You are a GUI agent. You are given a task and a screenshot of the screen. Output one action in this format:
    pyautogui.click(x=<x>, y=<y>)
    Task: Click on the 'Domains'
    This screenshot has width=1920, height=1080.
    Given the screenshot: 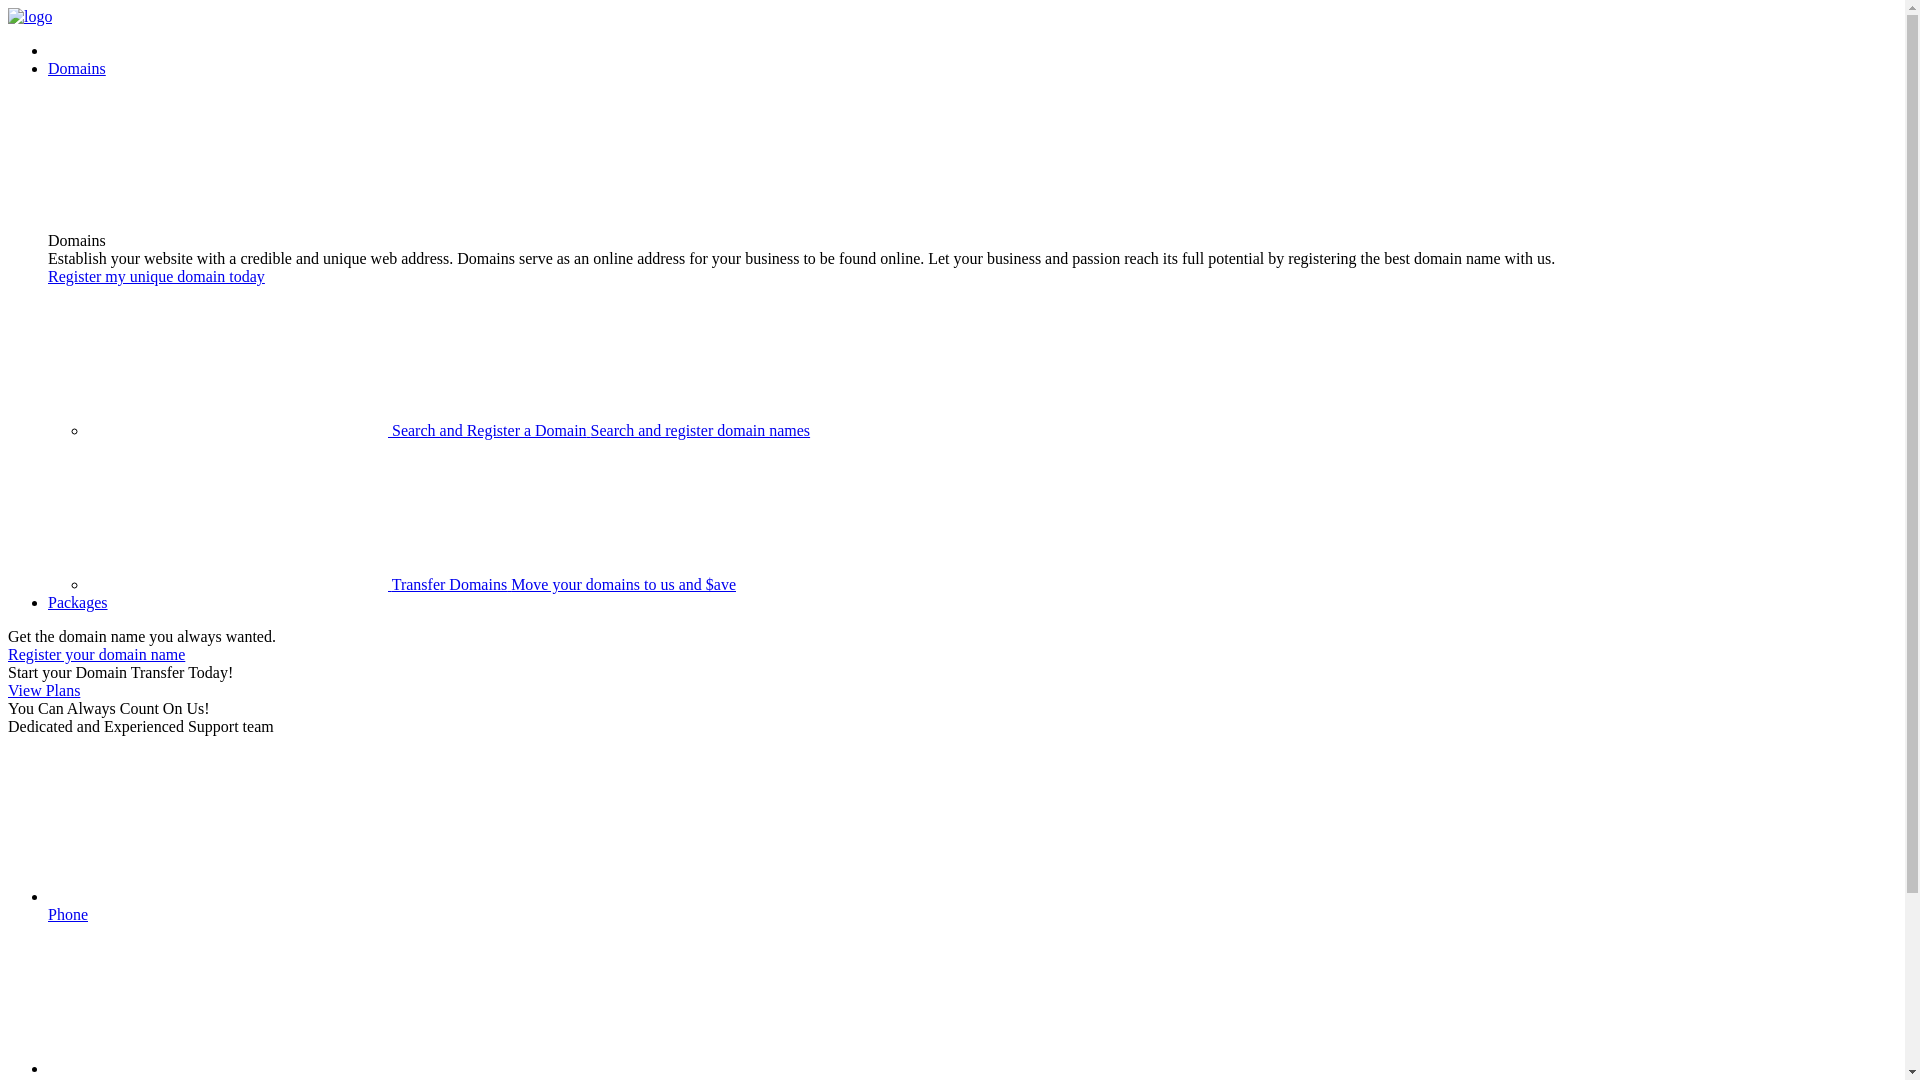 What is the action you would take?
    pyautogui.click(x=76, y=67)
    